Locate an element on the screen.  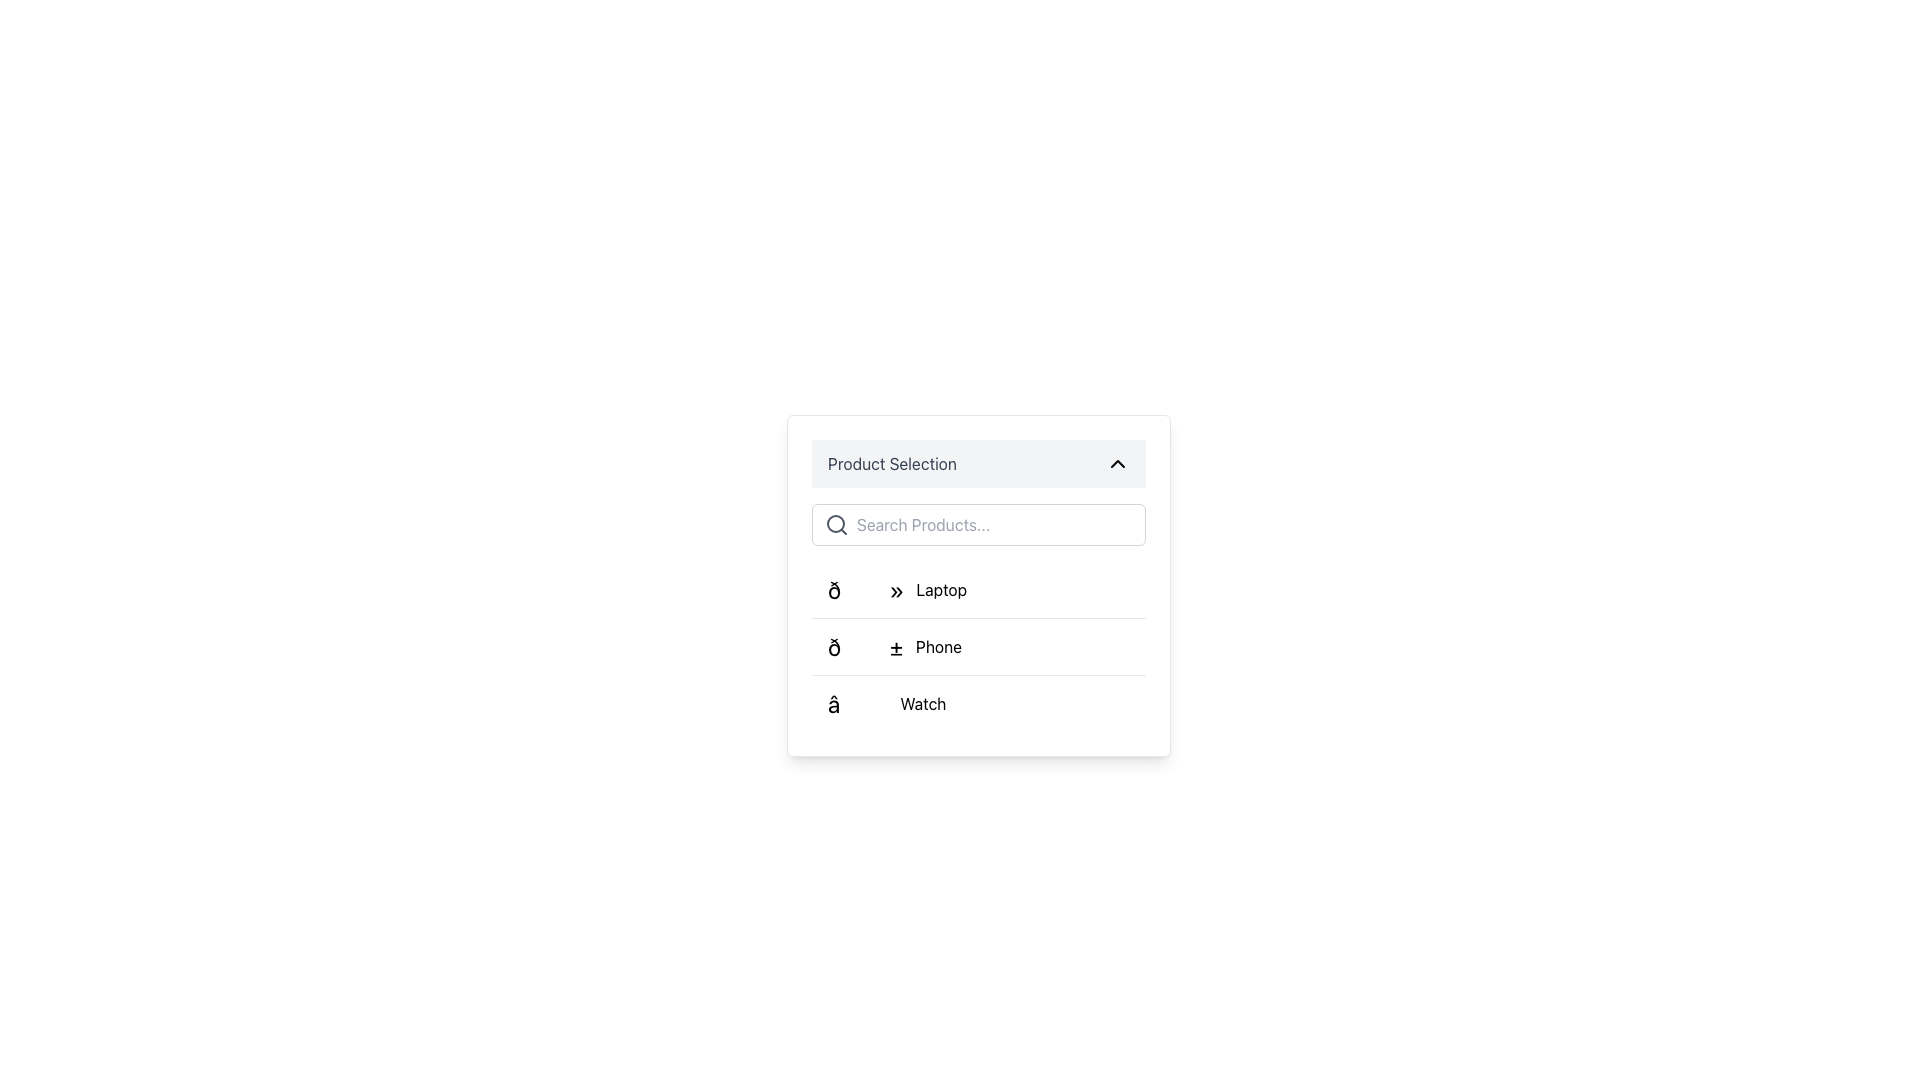
the selectable items within the 'Product Selection' dropdown menu, which includes options like 'Laptop', 'Phone', and 'Watch' is located at coordinates (979, 585).